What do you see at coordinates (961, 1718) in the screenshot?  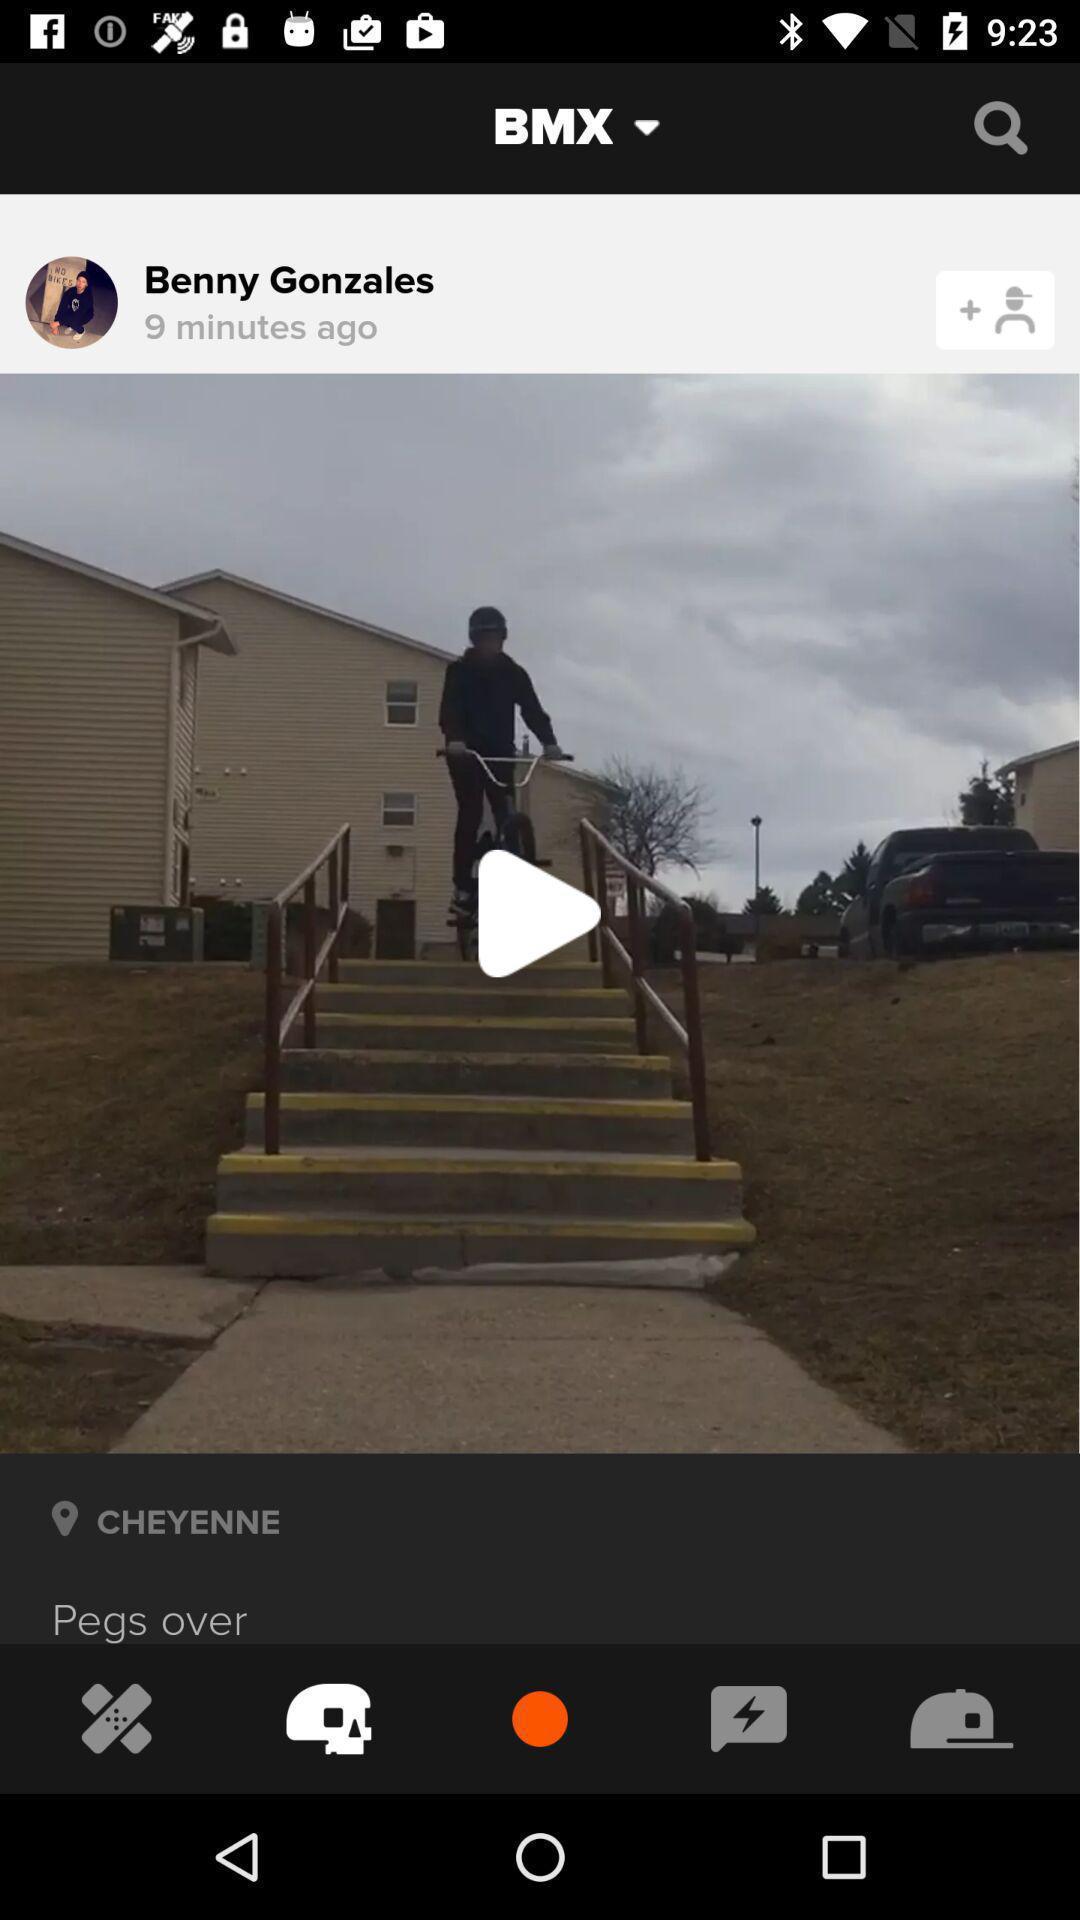 I see `the icon at the bottom right corner of the page` at bounding box center [961, 1718].